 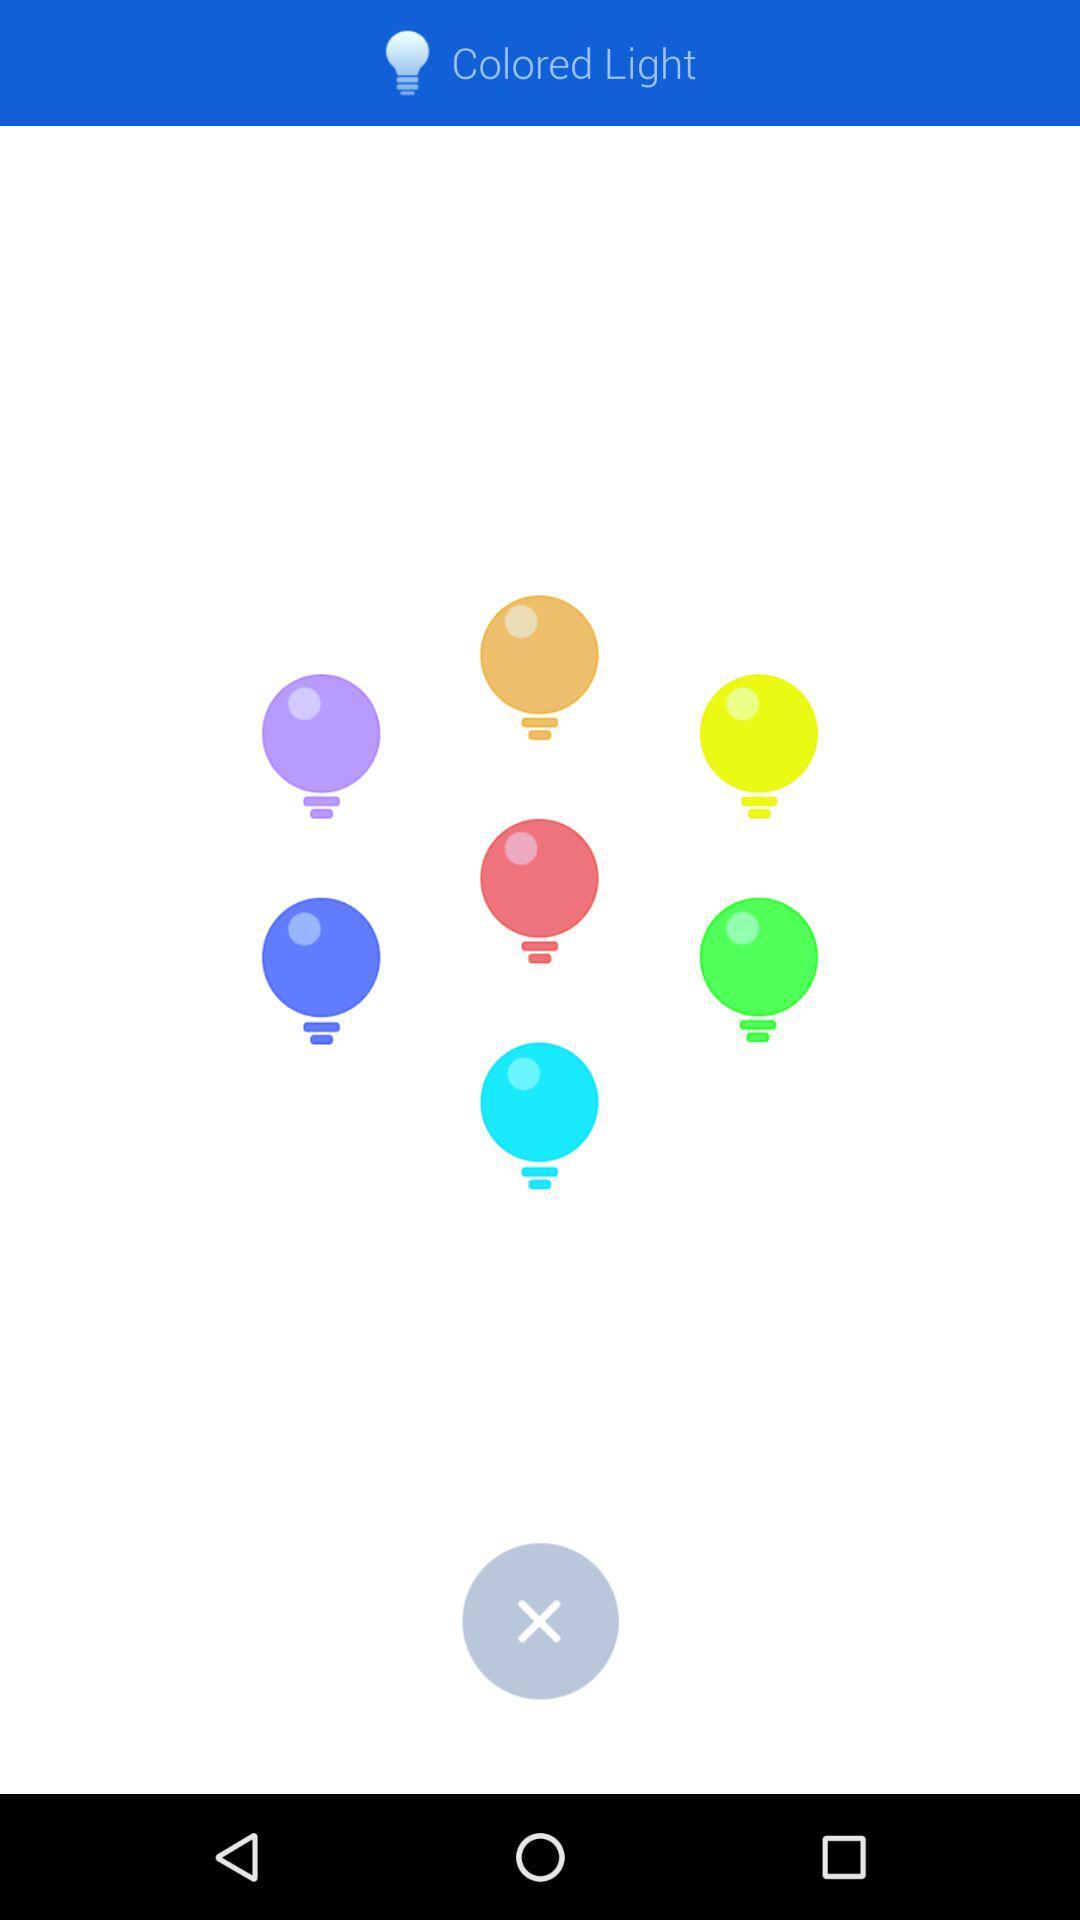 I want to click on a light, so click(x=320, y=746).